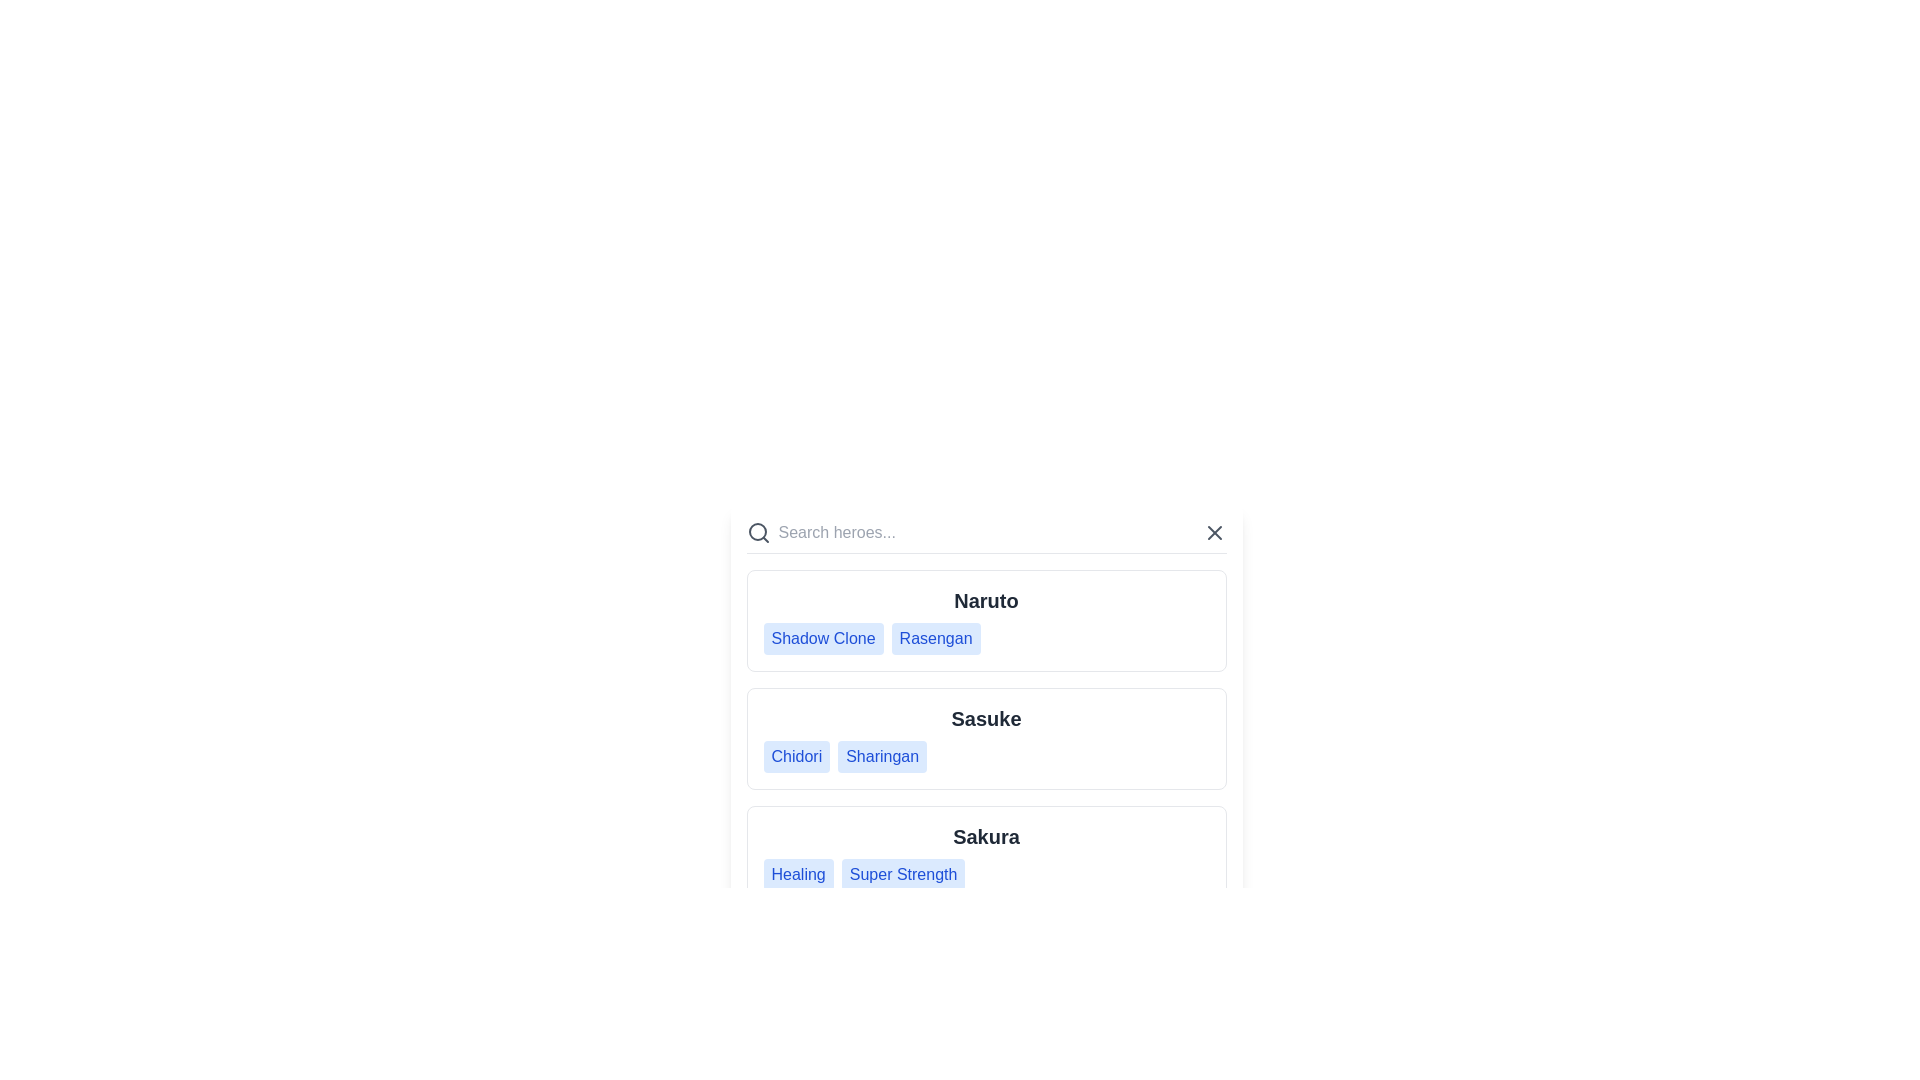 The width and height of the screenshot is (1920, 1080). I want to click on the display panel that presents the character 'Sasuke' and its associated abilities, located in the middle row between 'Naruto' and 'Sakura', so click(986, 739).